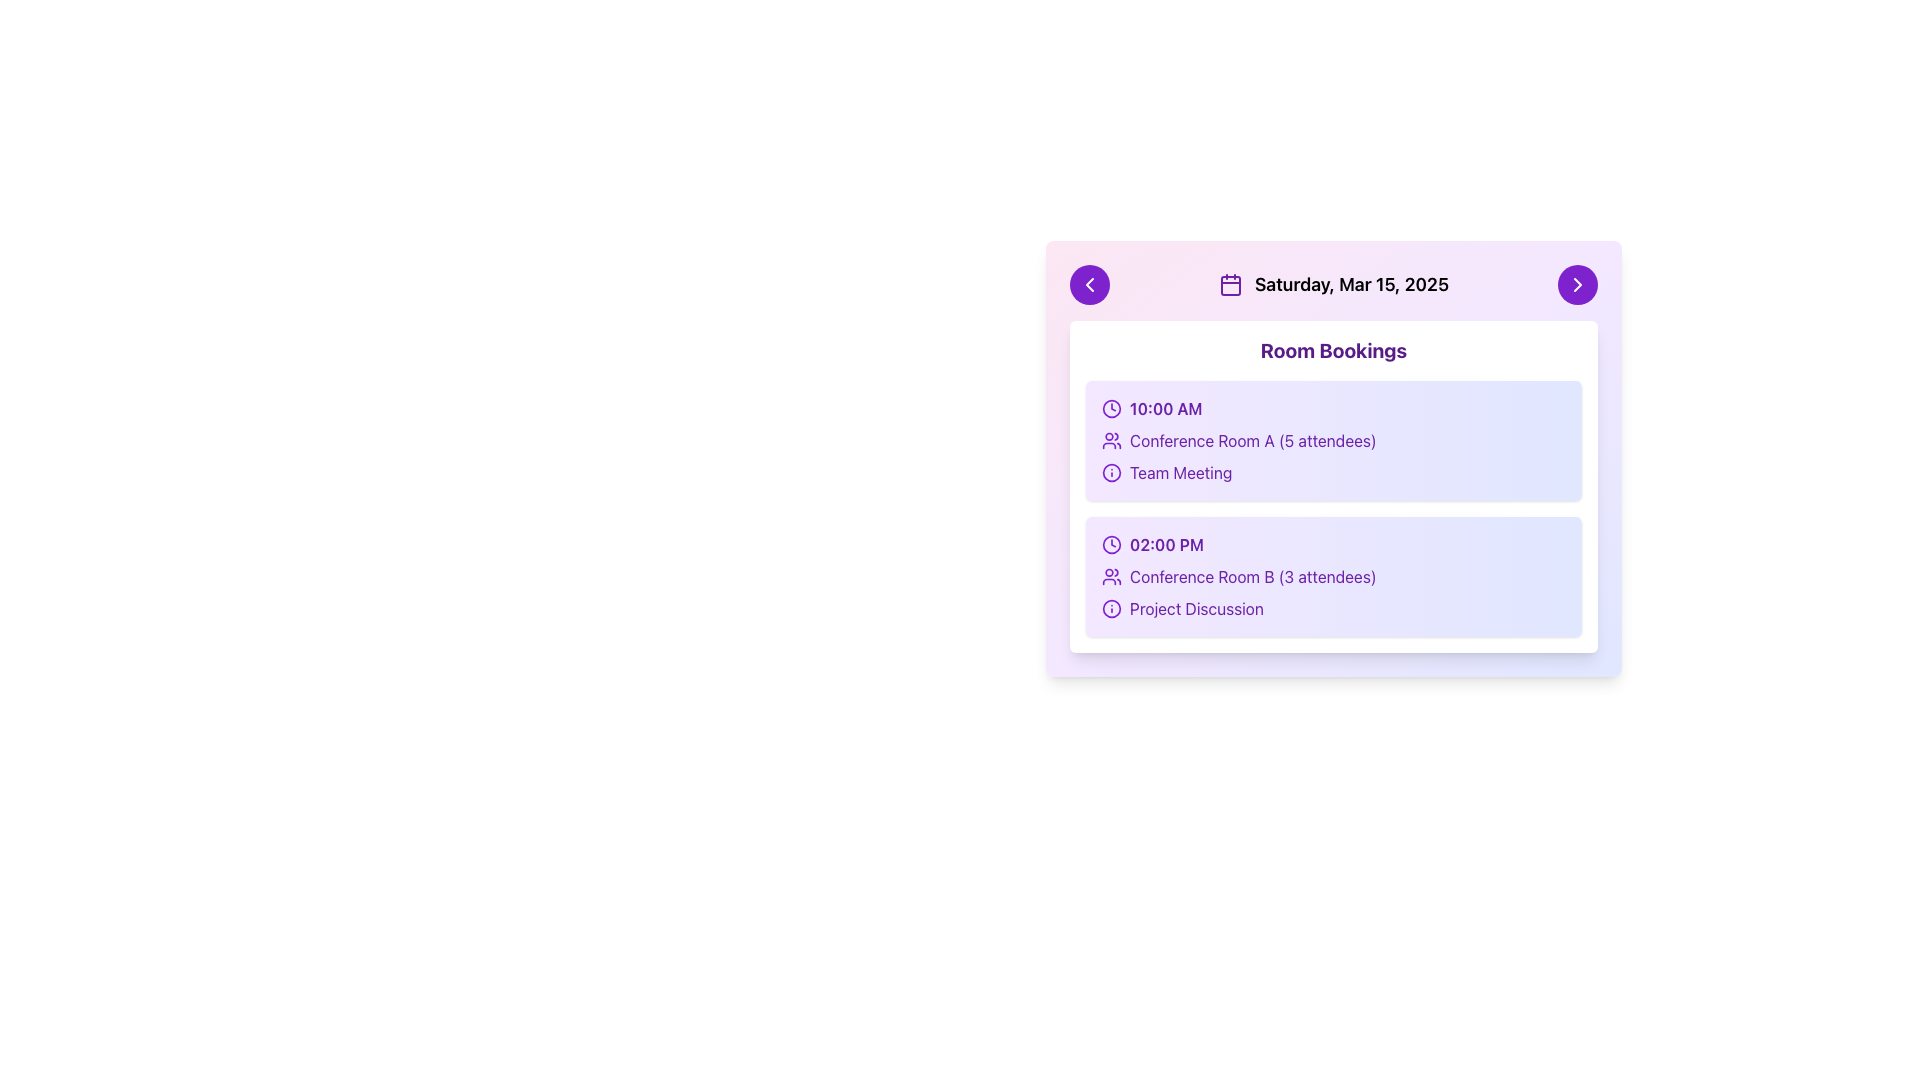 Image resolution: width=1920 pixels, height=1080 pixels. What do you see at coordinates (1111, 473) in the screenshot?
I see `the outer circle of the 'info' icon associated with the '10:00 AM Team Meeting' entry in the 'Room Bookings' card` at bounding box center [1111, 473].